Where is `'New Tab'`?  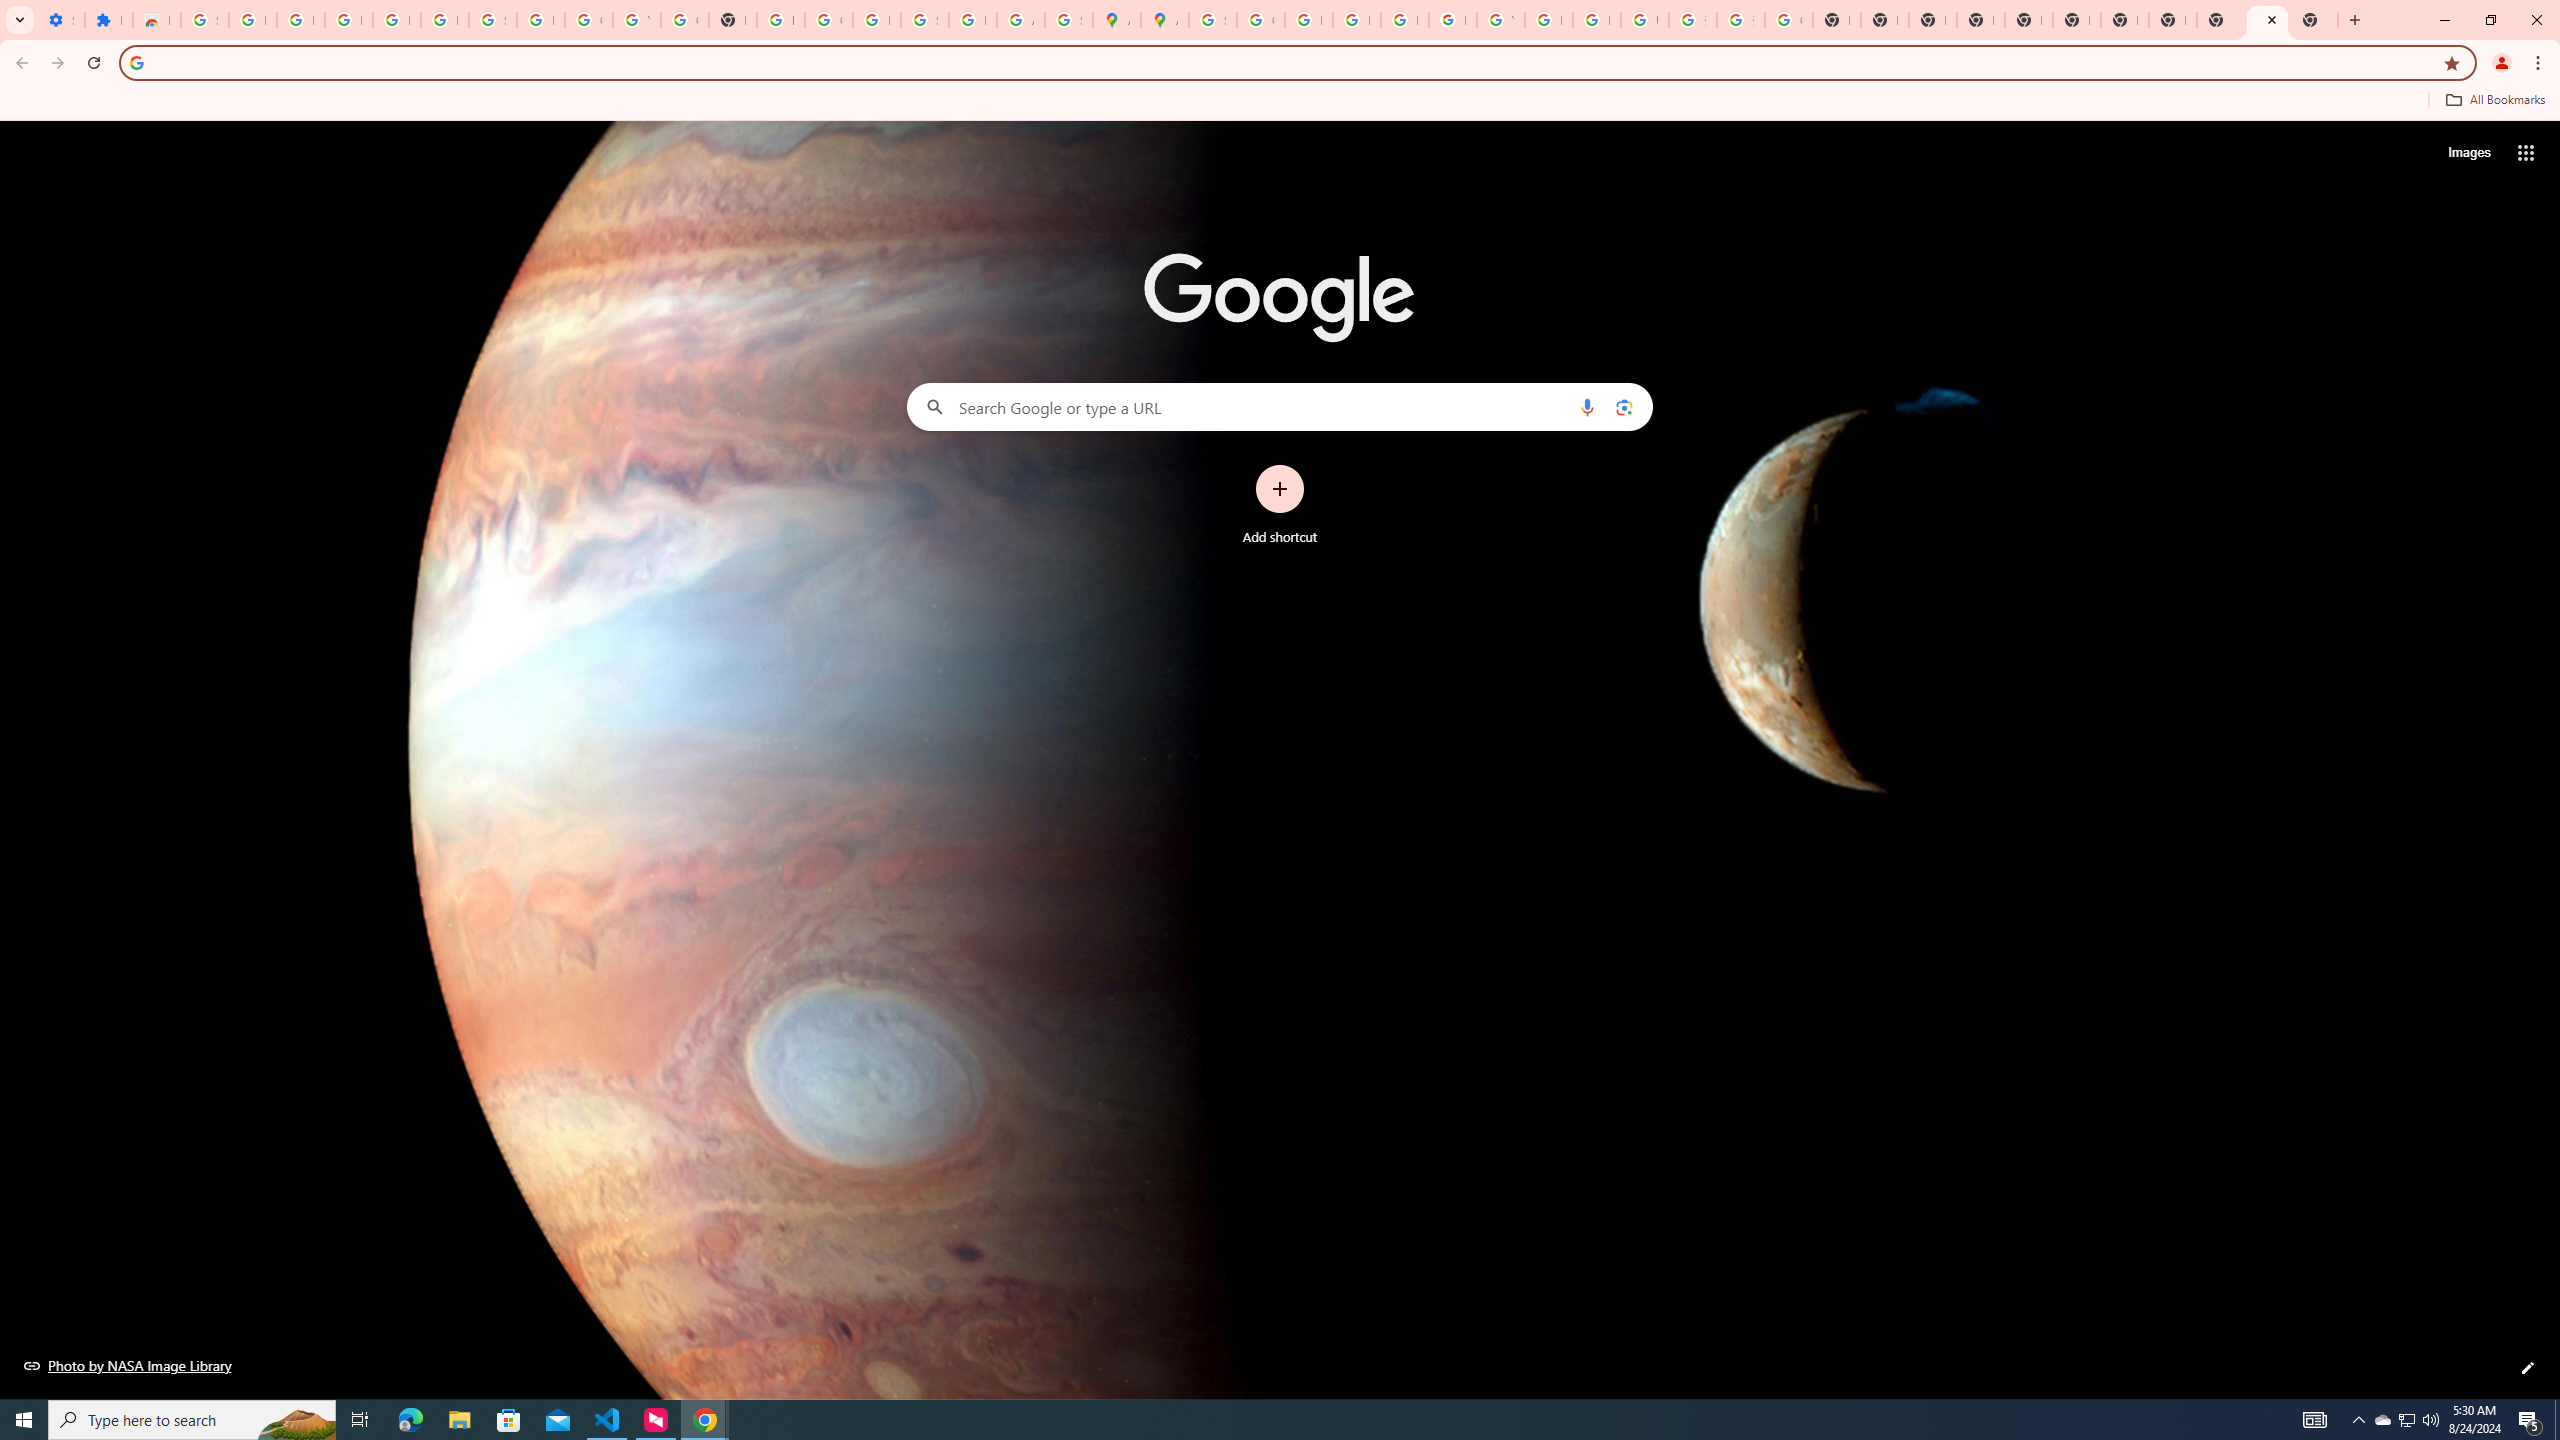 'New Tab' is located at coordinates (2314, 19).